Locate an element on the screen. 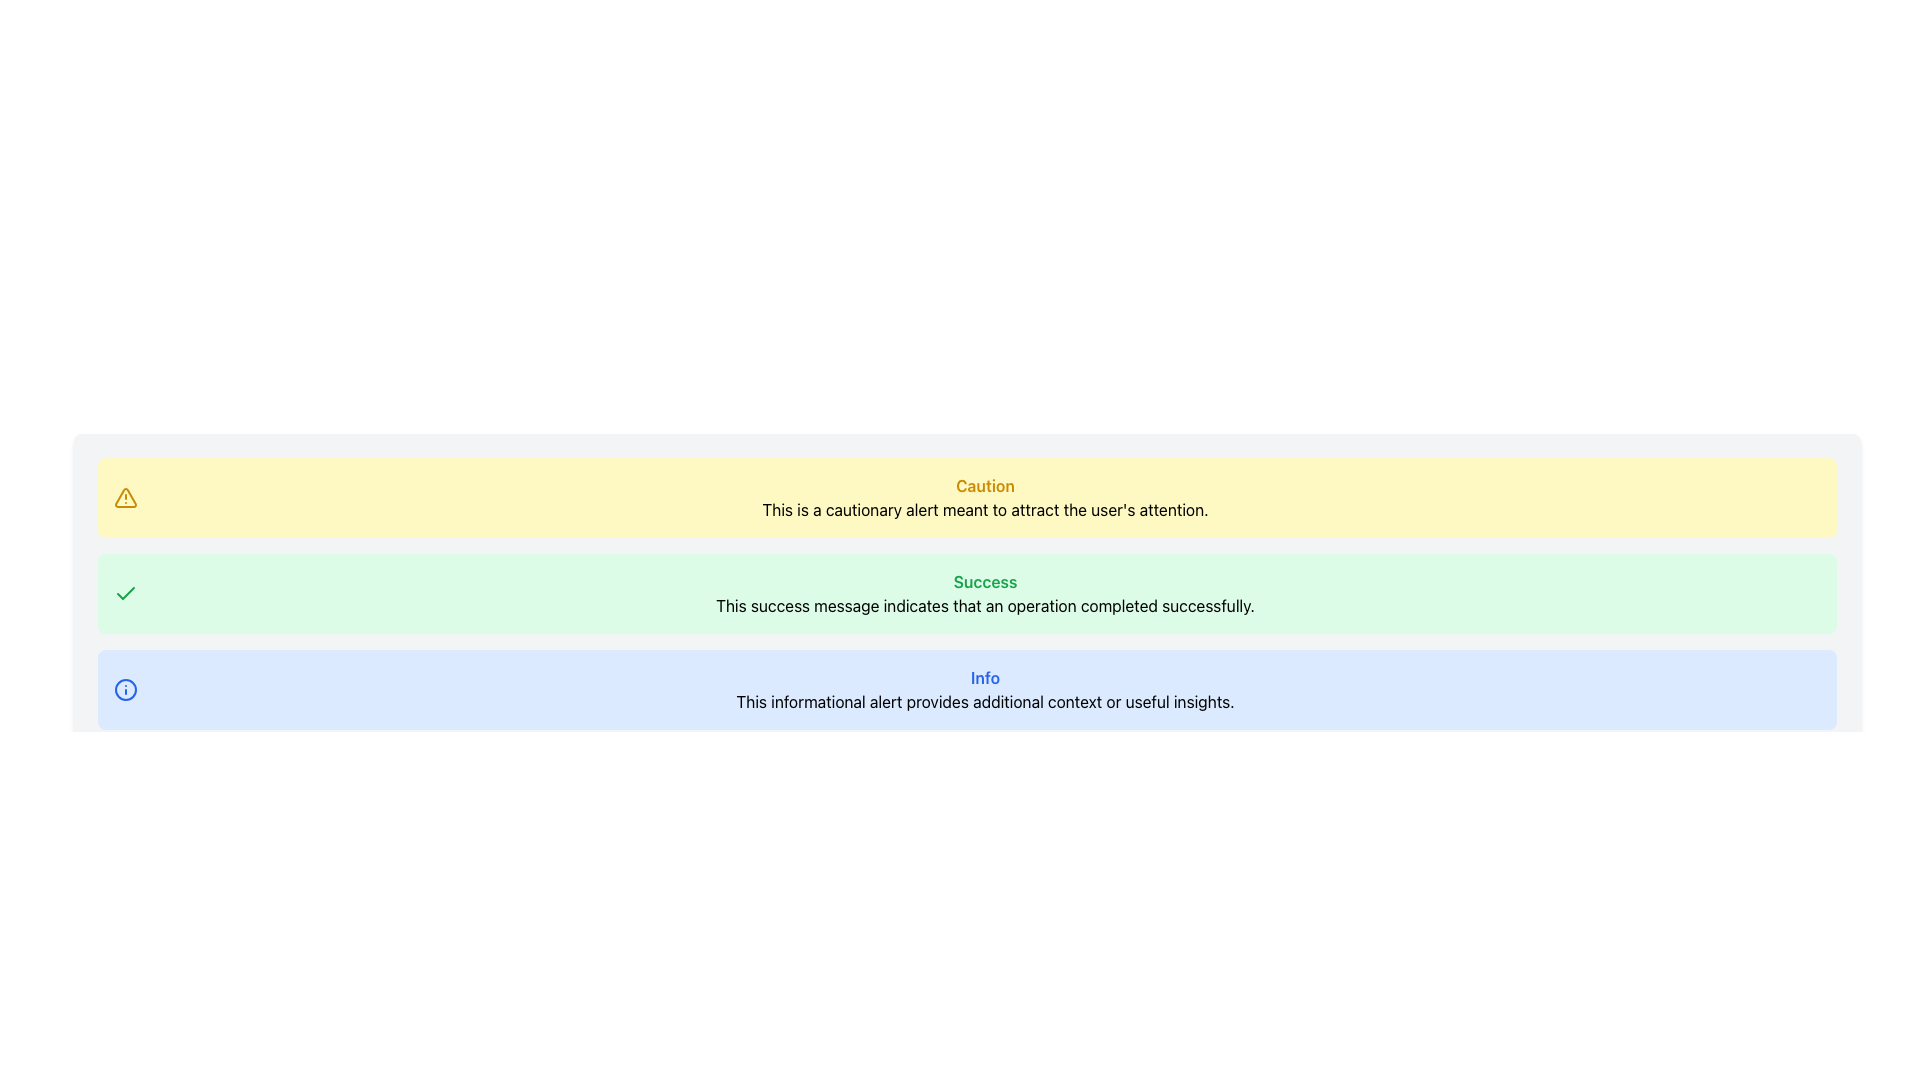 The height and width of the screenshot is (1080, 1920). the label indicating the type of content in the informational box located at the bottom of the layout is located at coordinates (985, 677).